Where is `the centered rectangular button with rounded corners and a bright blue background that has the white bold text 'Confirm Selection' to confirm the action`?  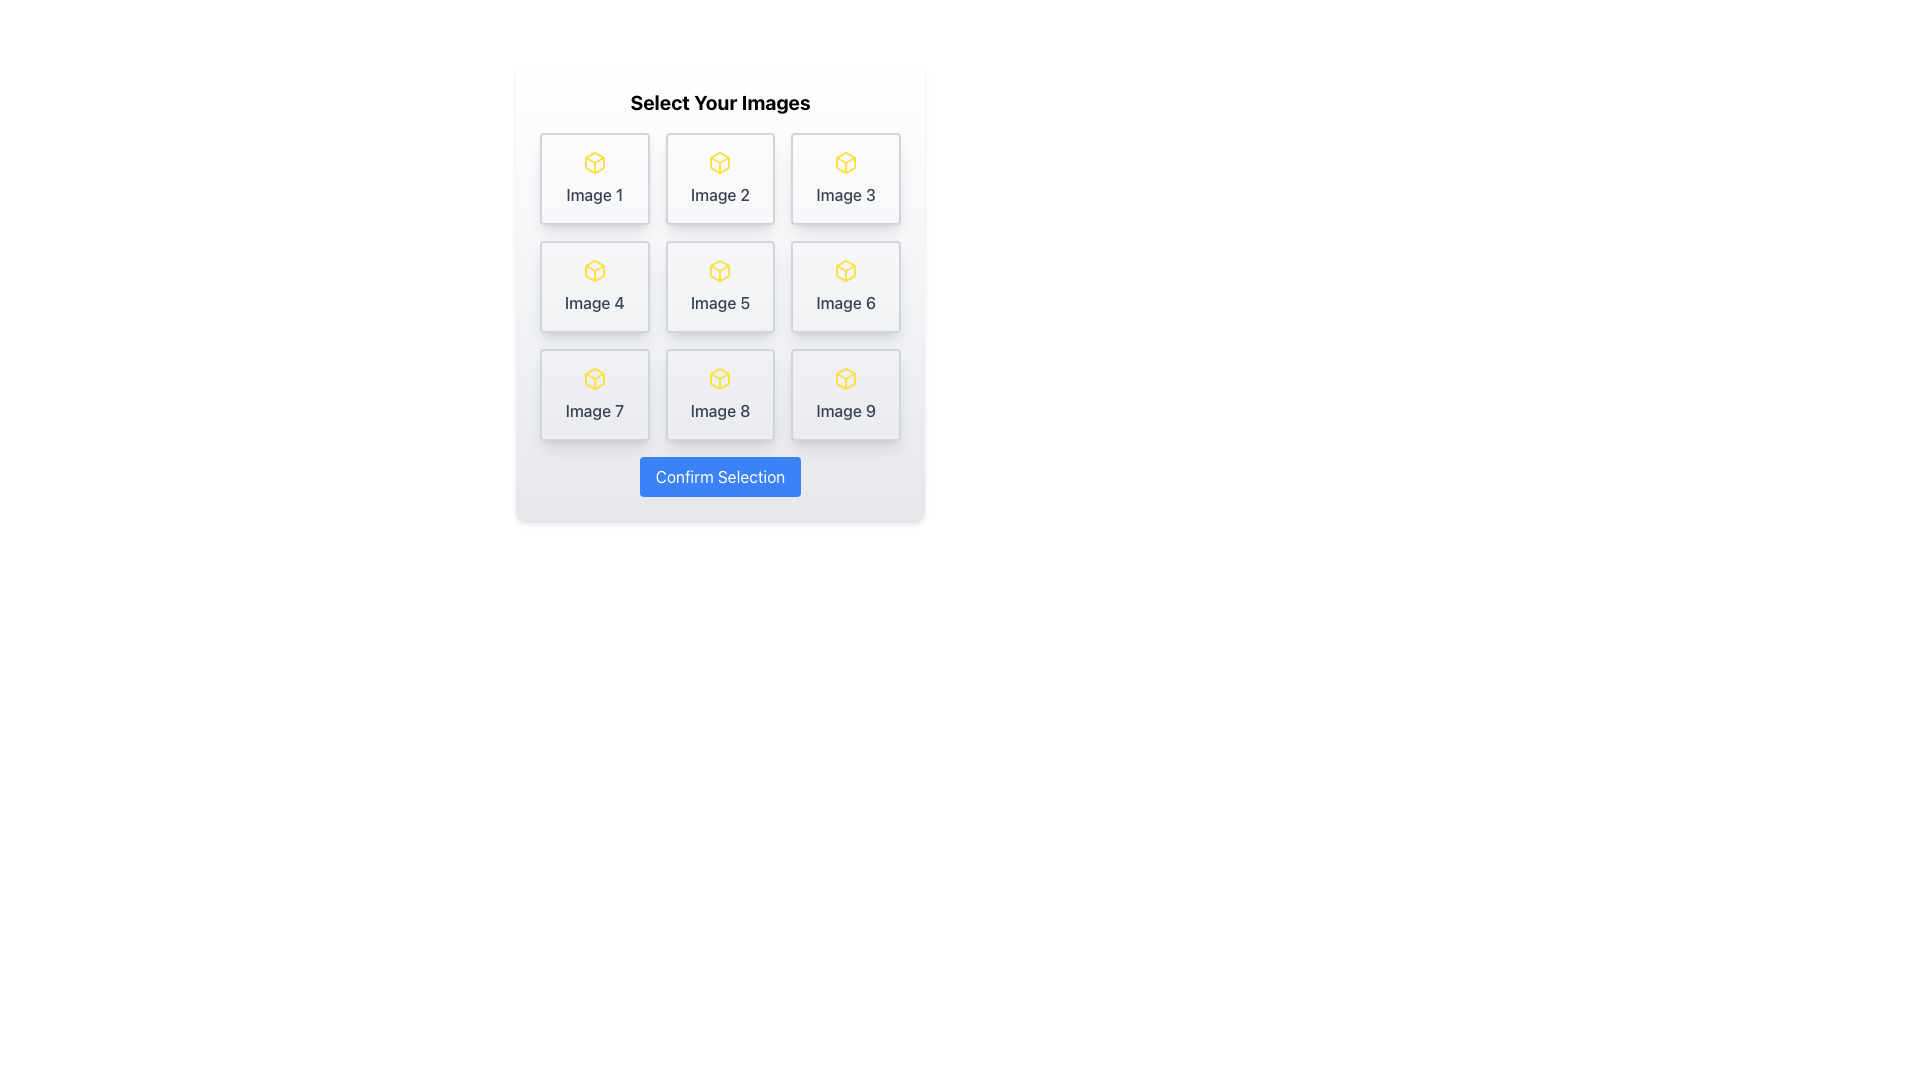 the centered rectangular button with rounded corners and a bright blue background that has the white bold text 'Confirm Selection' to confirm the action is located at coordinates (720, 477).